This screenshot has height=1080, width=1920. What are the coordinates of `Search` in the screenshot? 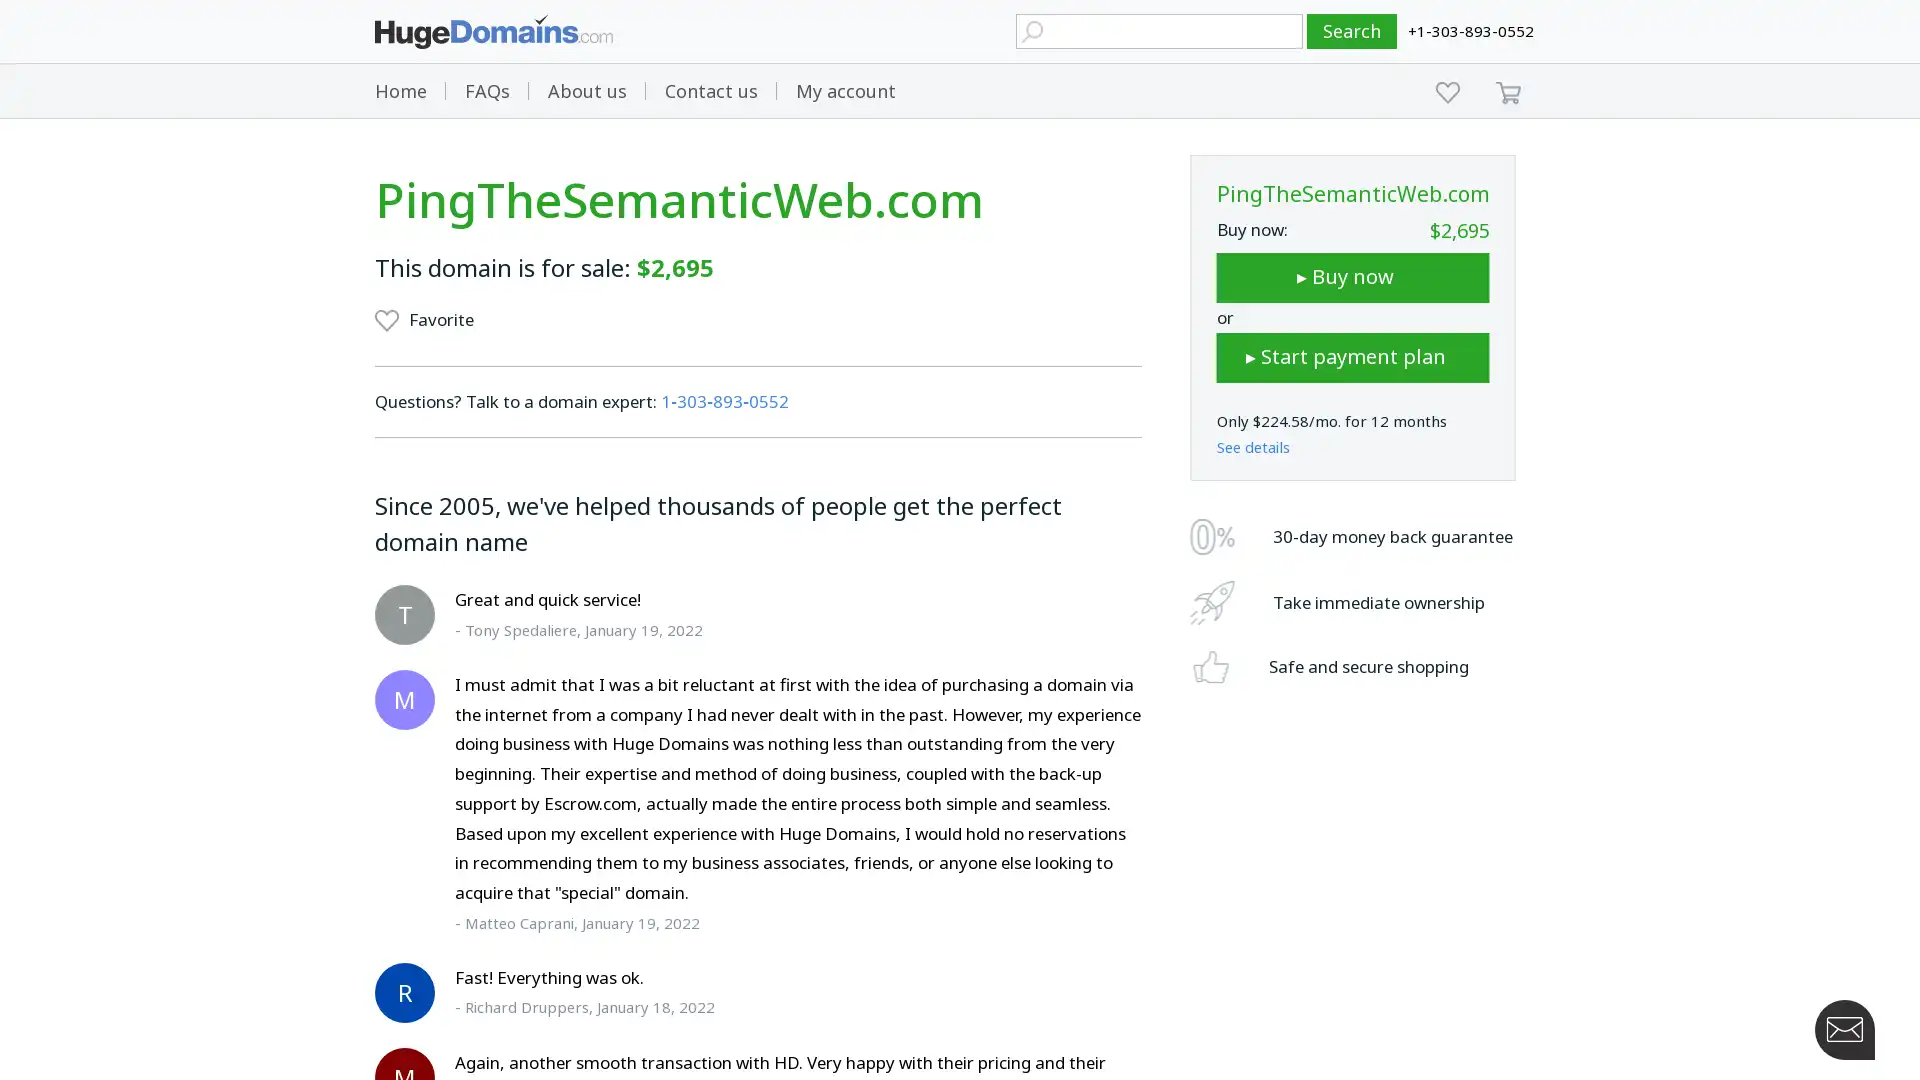 It's located at (1352, 31).